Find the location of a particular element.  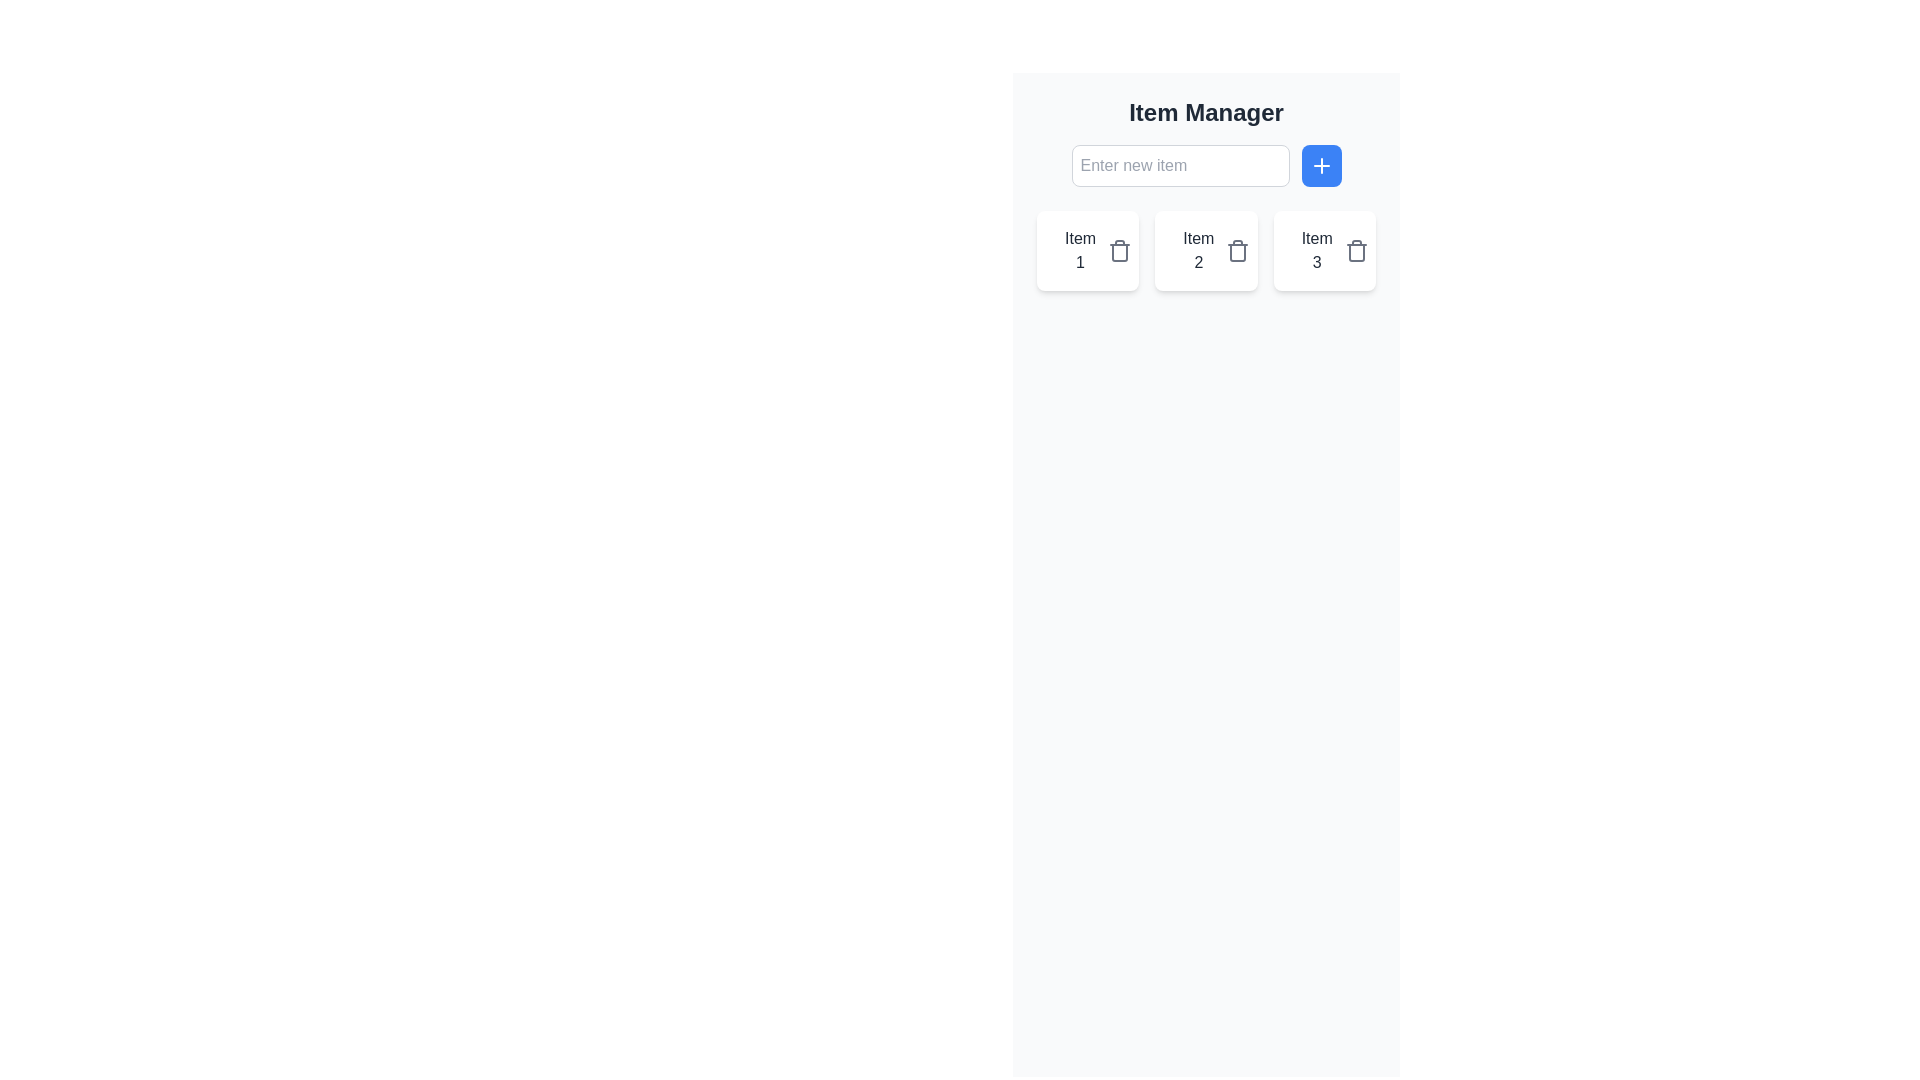

the trash can icon button is located at coordinates (1356, 249).